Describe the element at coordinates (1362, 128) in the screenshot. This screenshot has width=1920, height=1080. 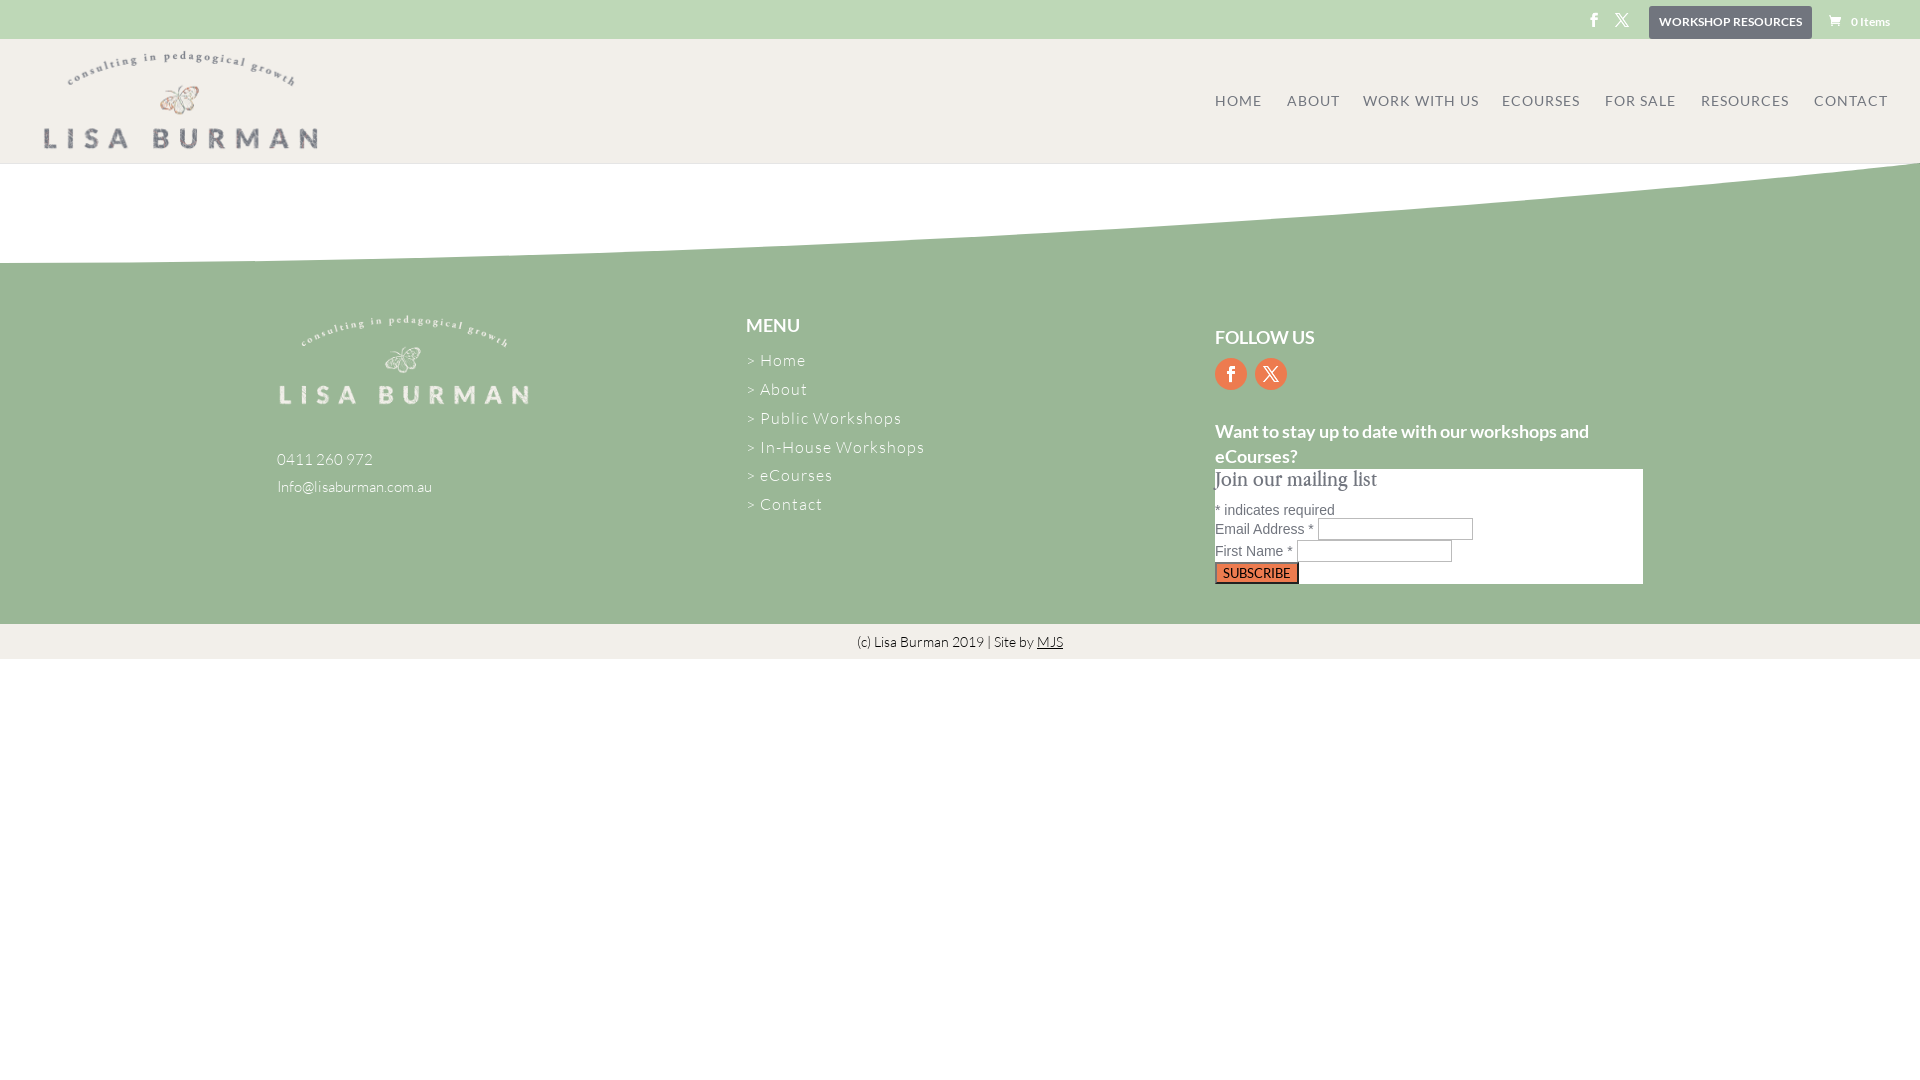
I see `'WORK WITH US'` at that location.